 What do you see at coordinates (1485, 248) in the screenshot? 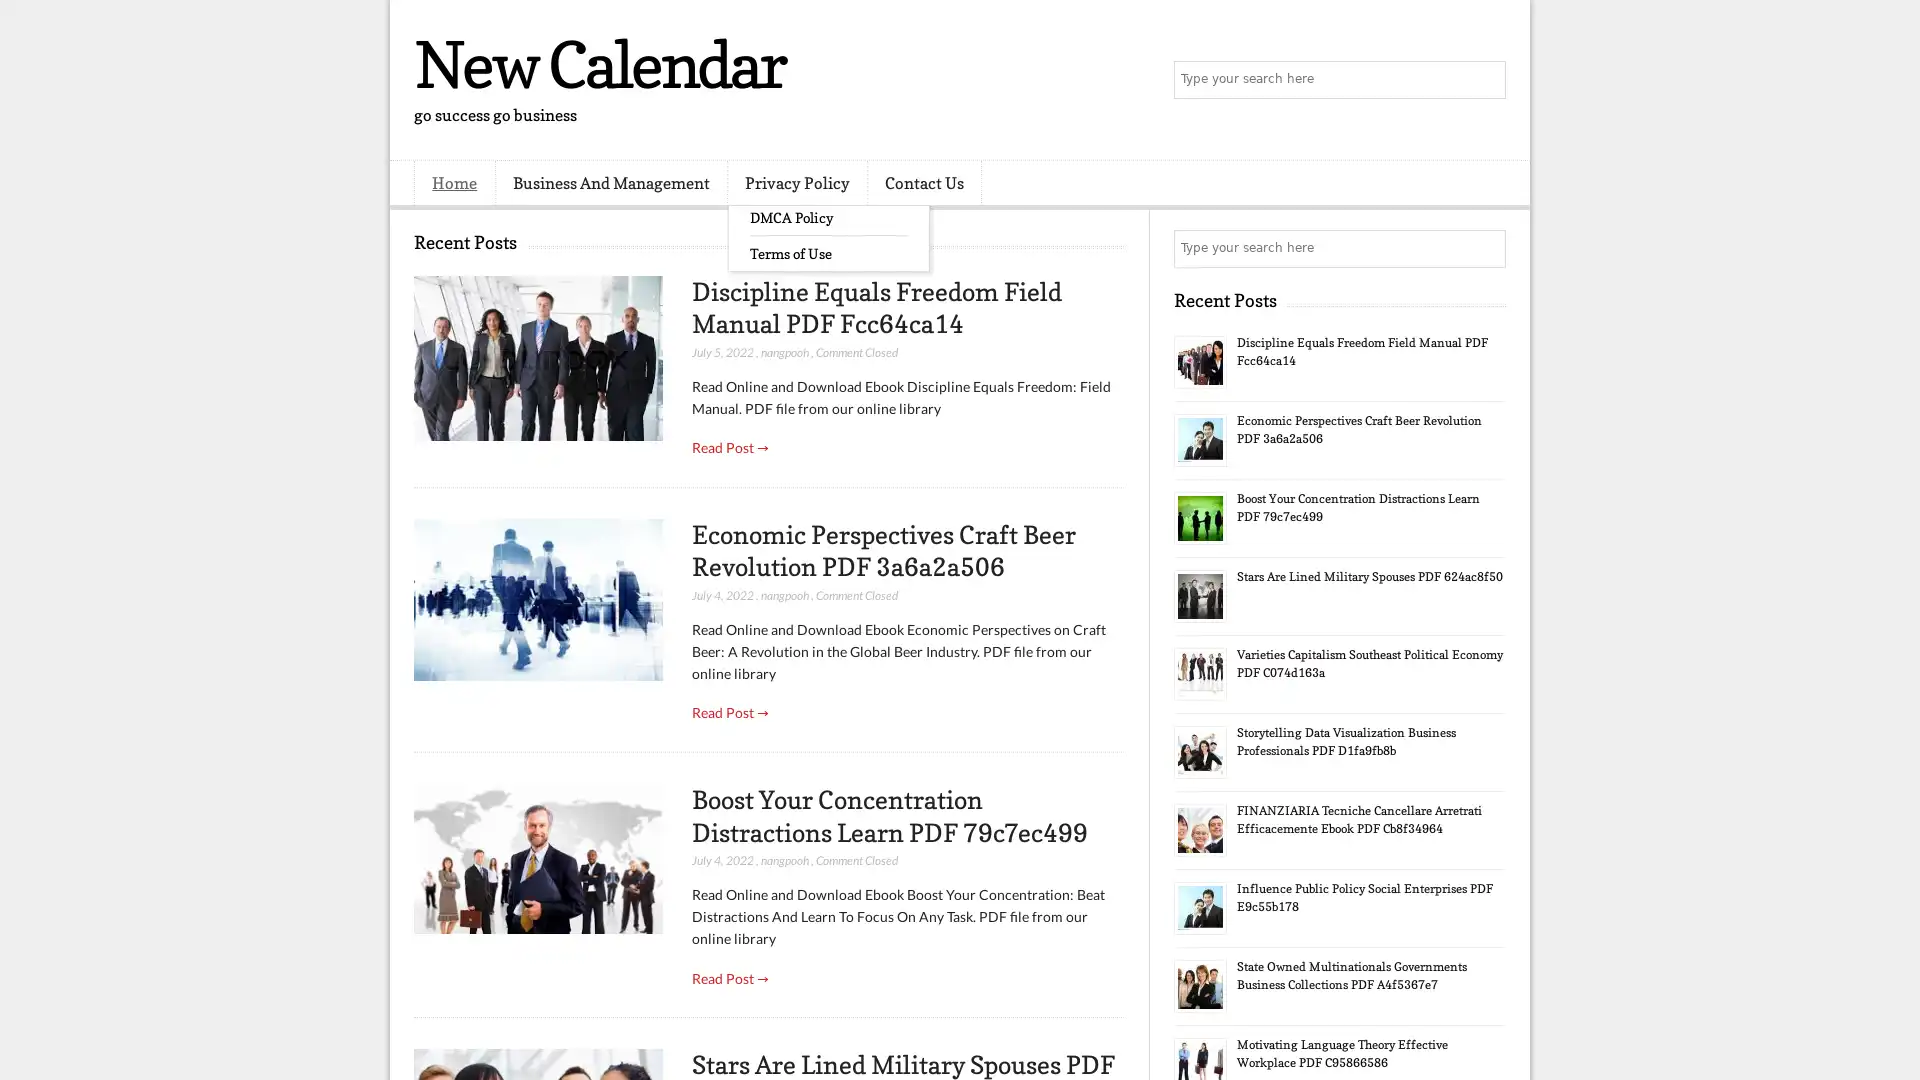
I see `Search` at bounding box center [1485, 248].